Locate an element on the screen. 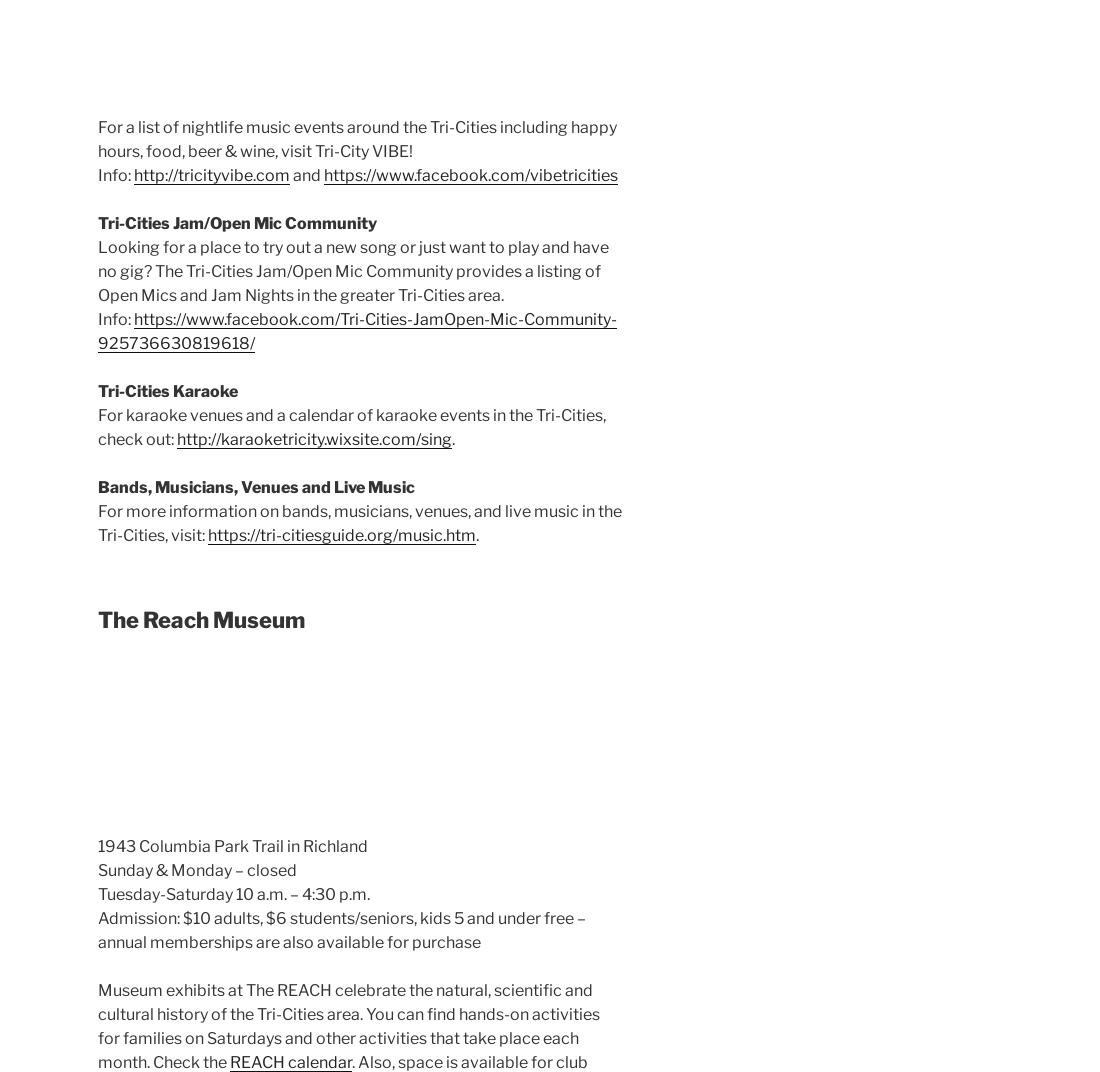 The width and height of the screenshot is (1100, 1072). '1943 Columbia Park Trail in Richland' is located at coordinates (98, 845).